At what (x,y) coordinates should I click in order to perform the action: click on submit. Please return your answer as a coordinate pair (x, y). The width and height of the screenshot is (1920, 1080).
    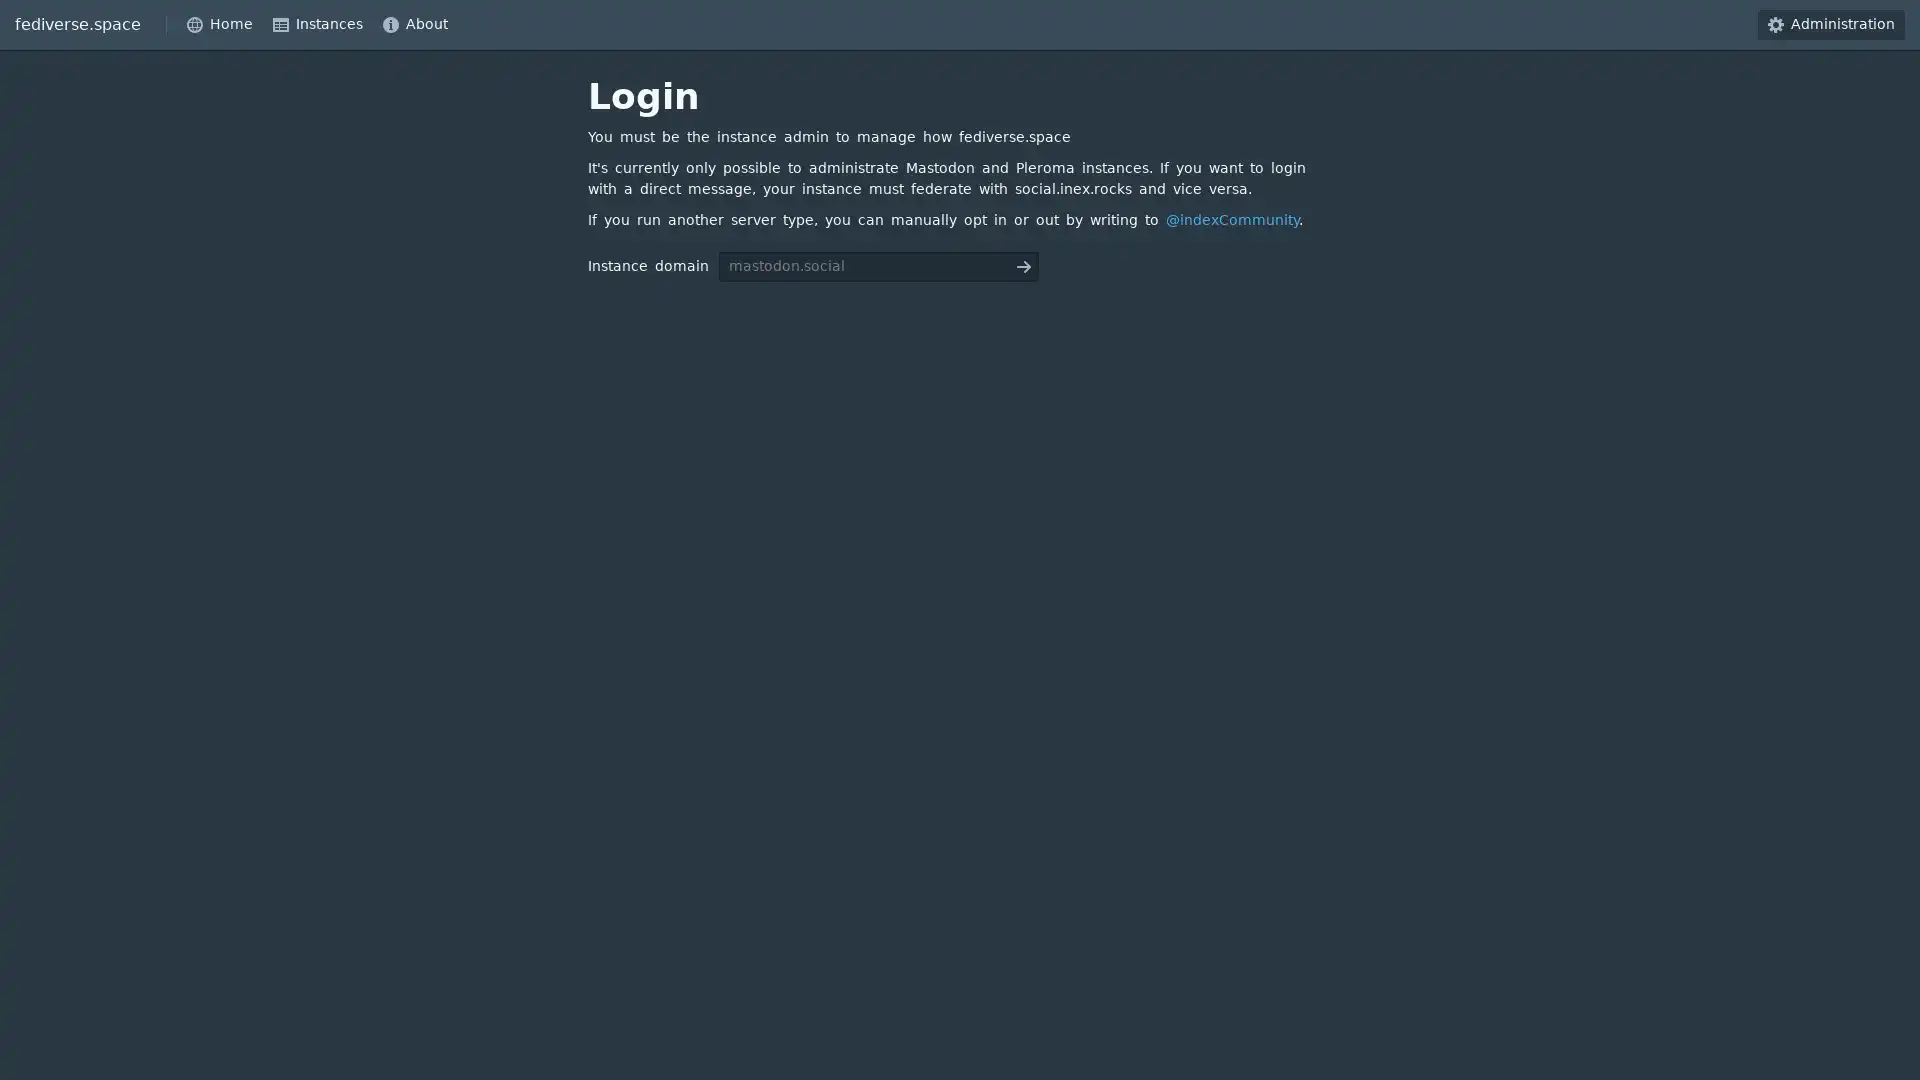
    Looking at the image, I should click on (1023, 265).